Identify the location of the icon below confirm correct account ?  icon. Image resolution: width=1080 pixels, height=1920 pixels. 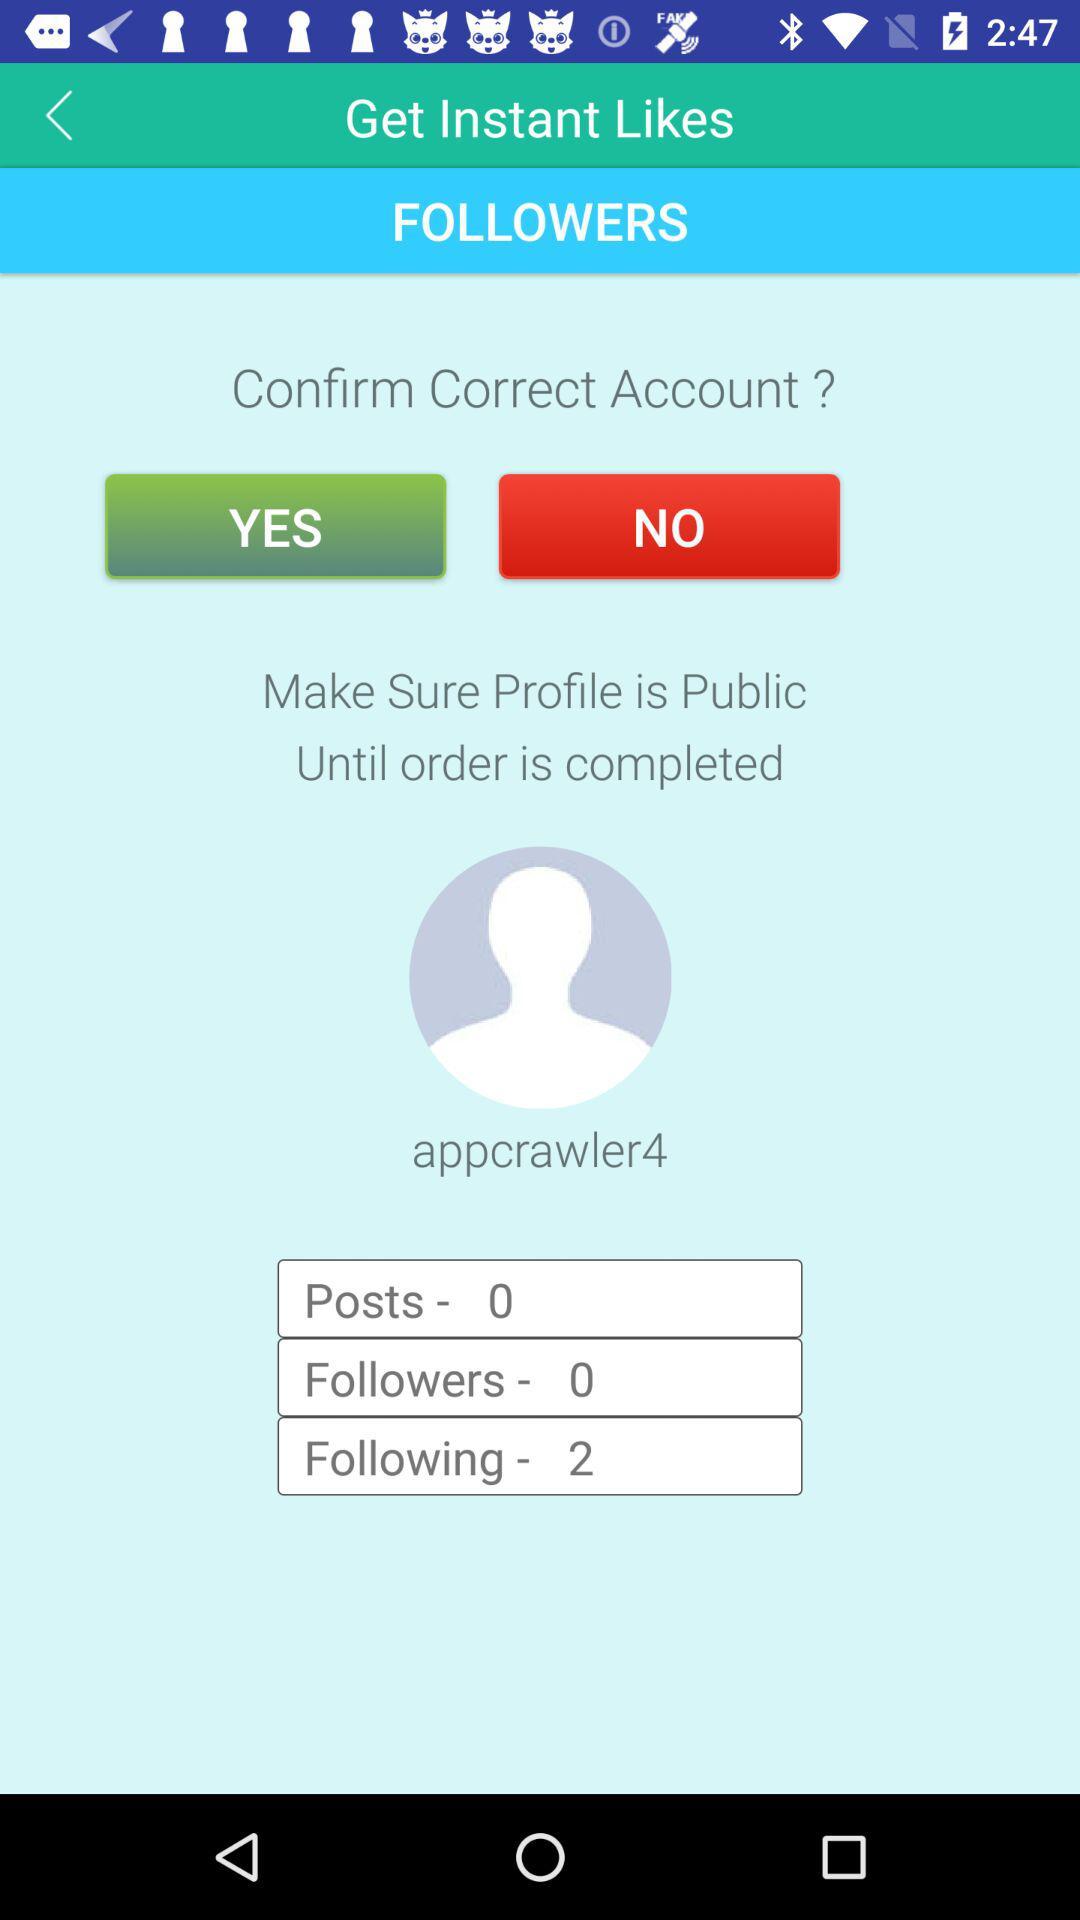
(275, 526).